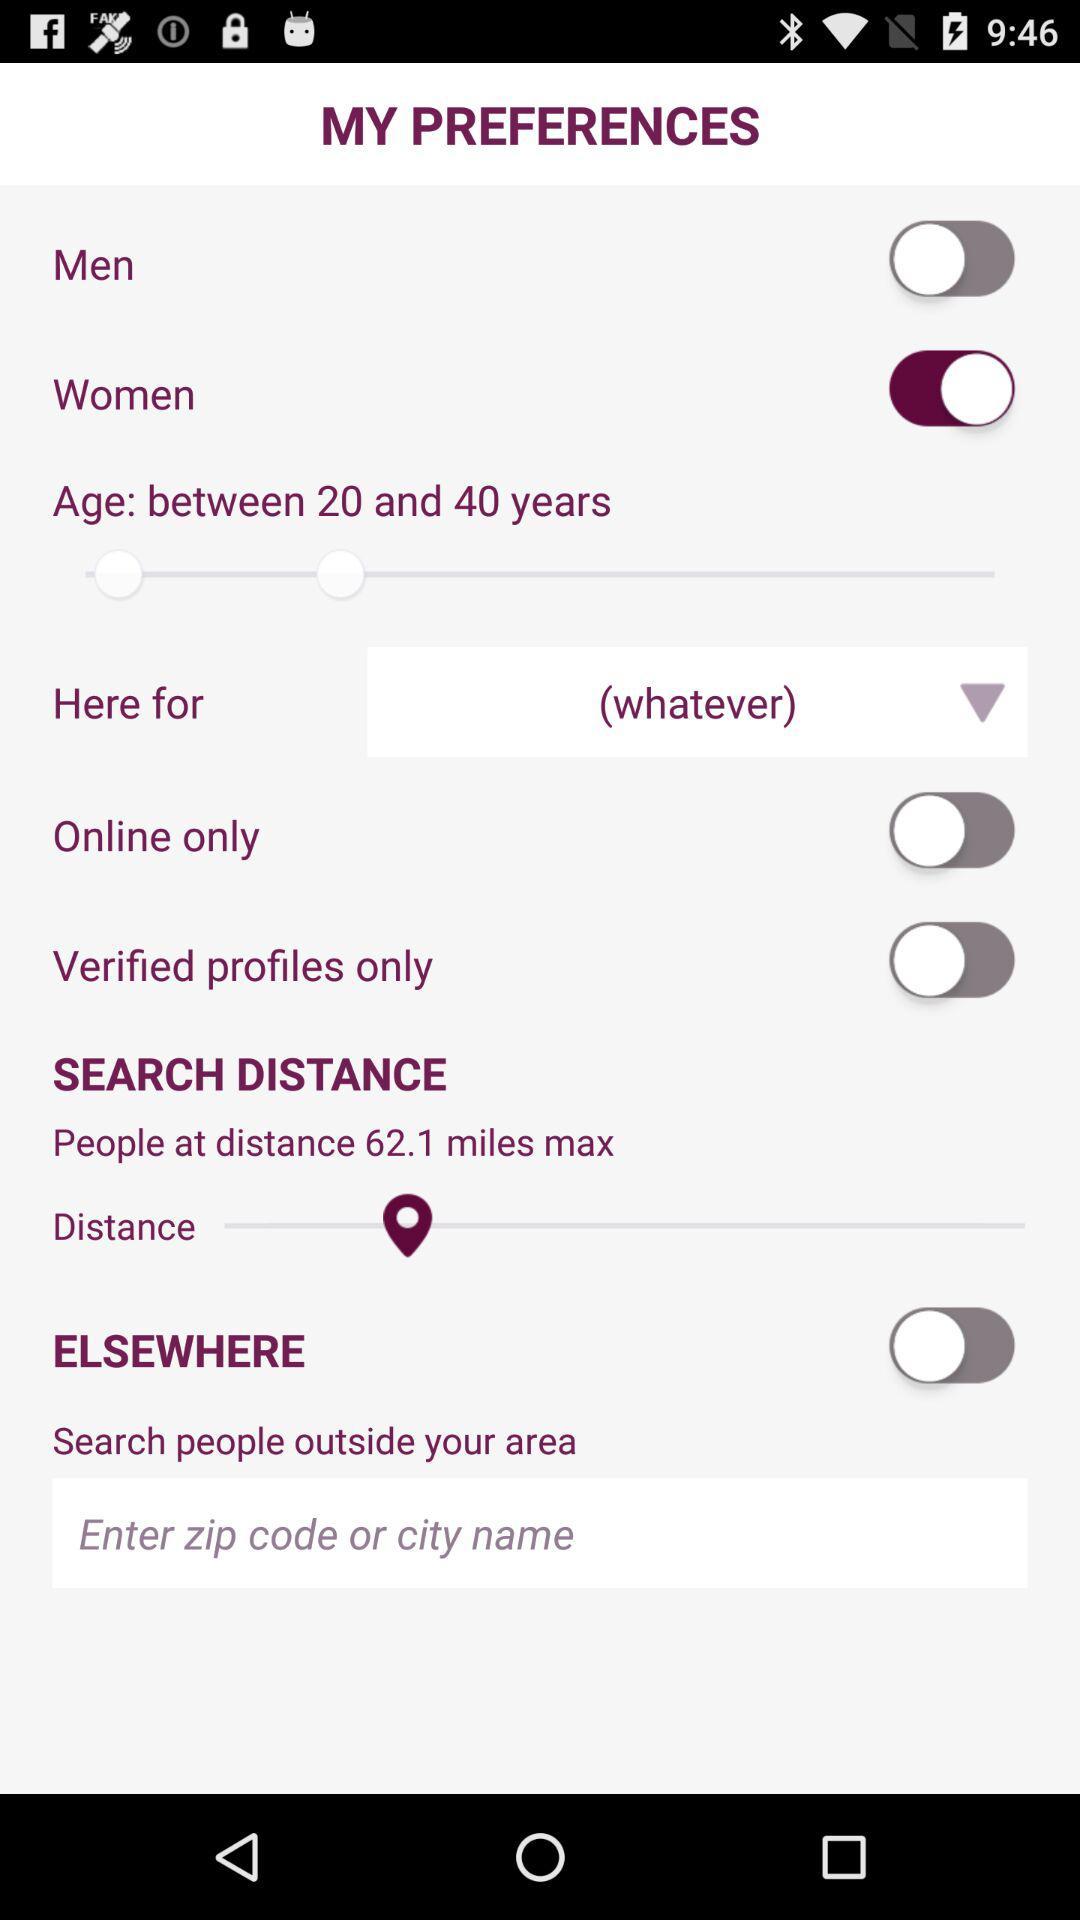 This screenshot has height=1920, width=1080. What do you see at coordinates (952, 1349) in the screenshot?
I see `turn off option` at bounding box center [952, 1349].